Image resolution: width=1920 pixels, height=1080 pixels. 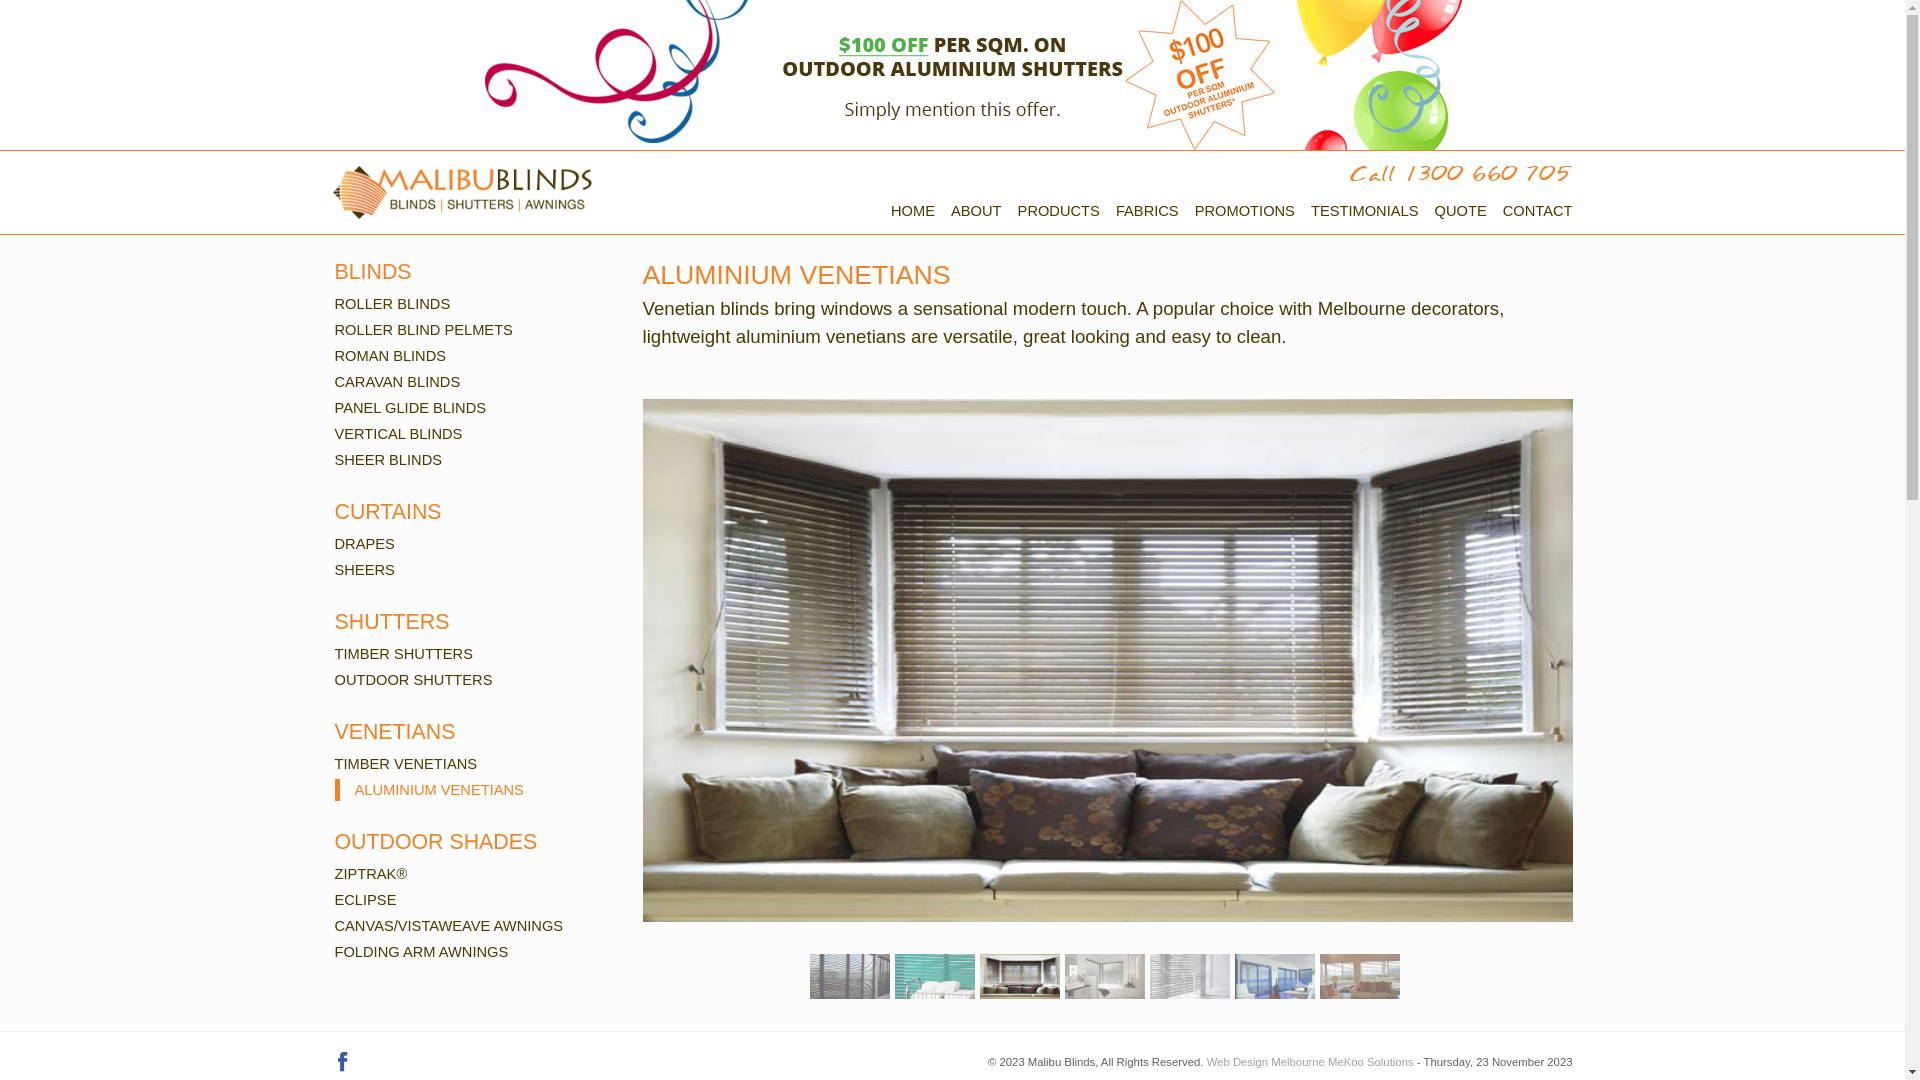 What do you see at coordinates (1459, 173) in the screenshot?
I see `'Call 1300 660 705'` at bounding box center [1459, 173].